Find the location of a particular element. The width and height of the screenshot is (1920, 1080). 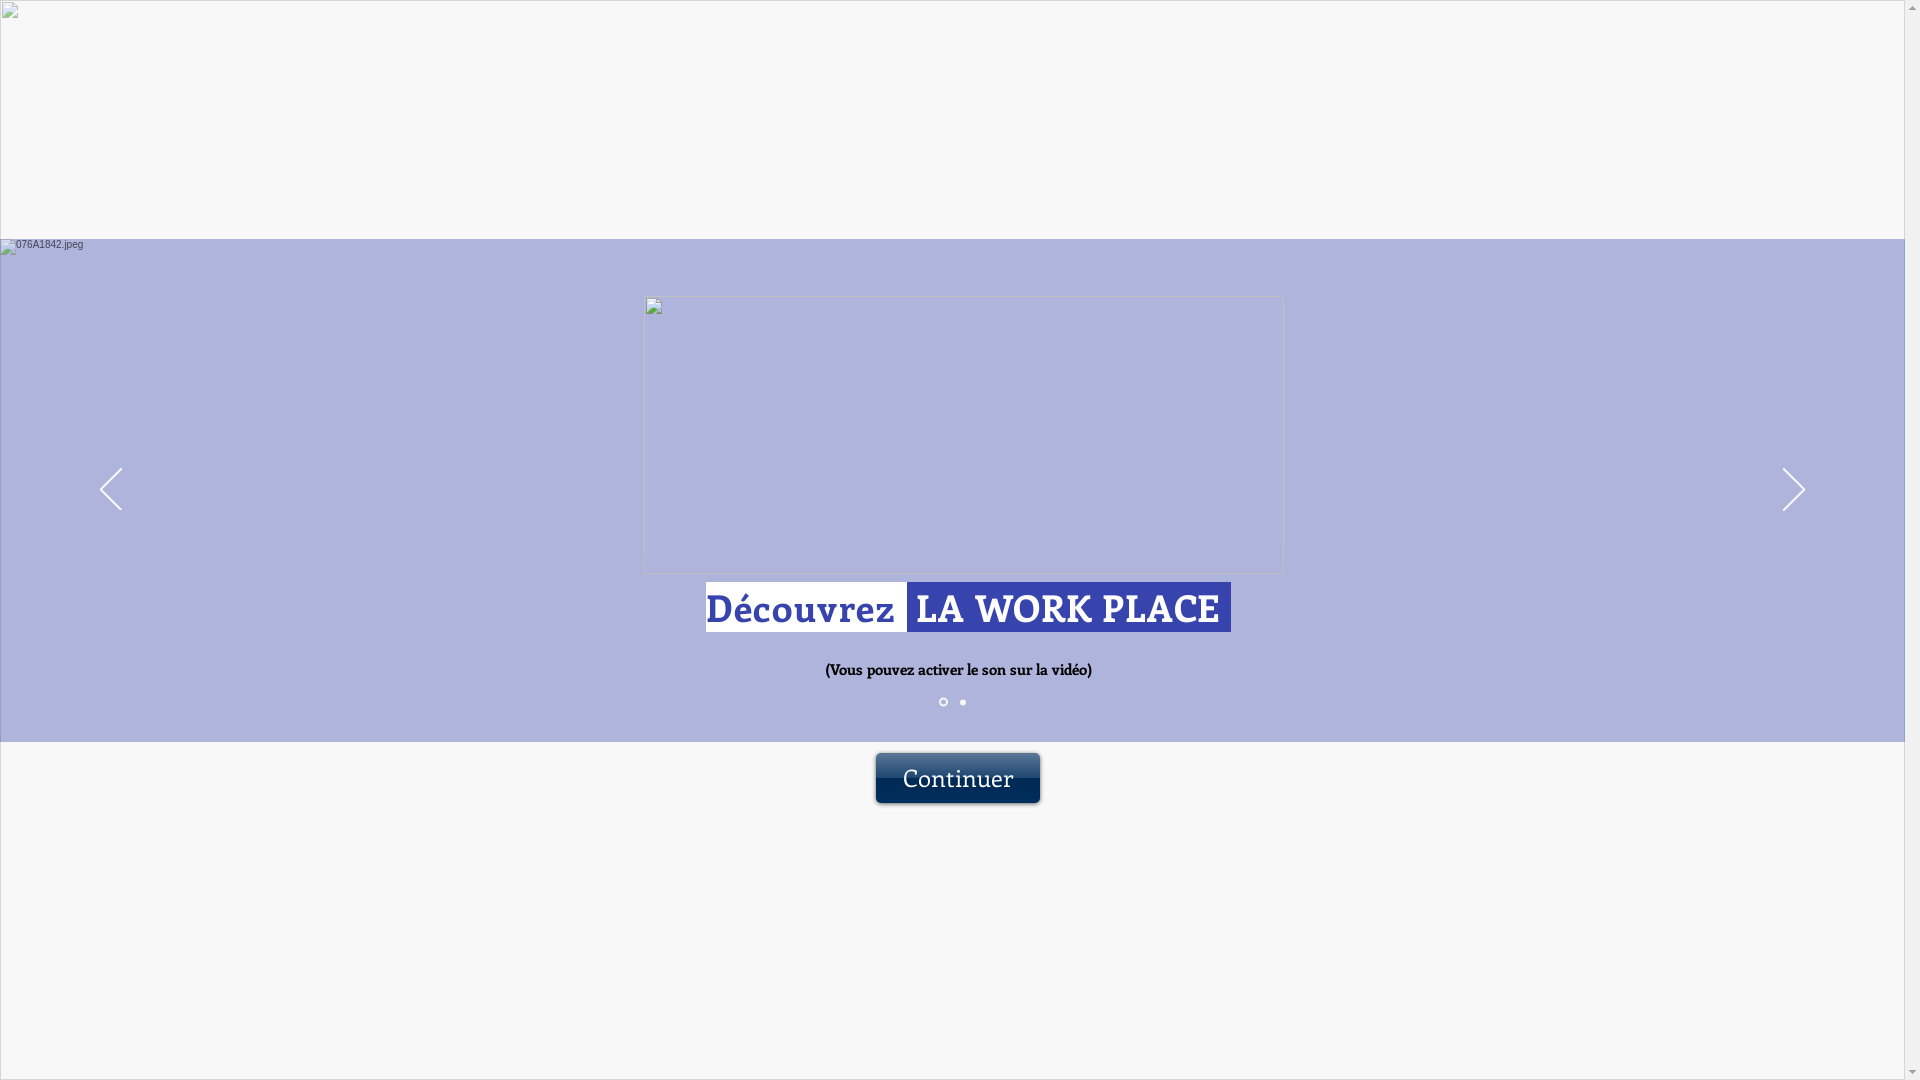

'Continuer' is located at coordinates (957, 777).